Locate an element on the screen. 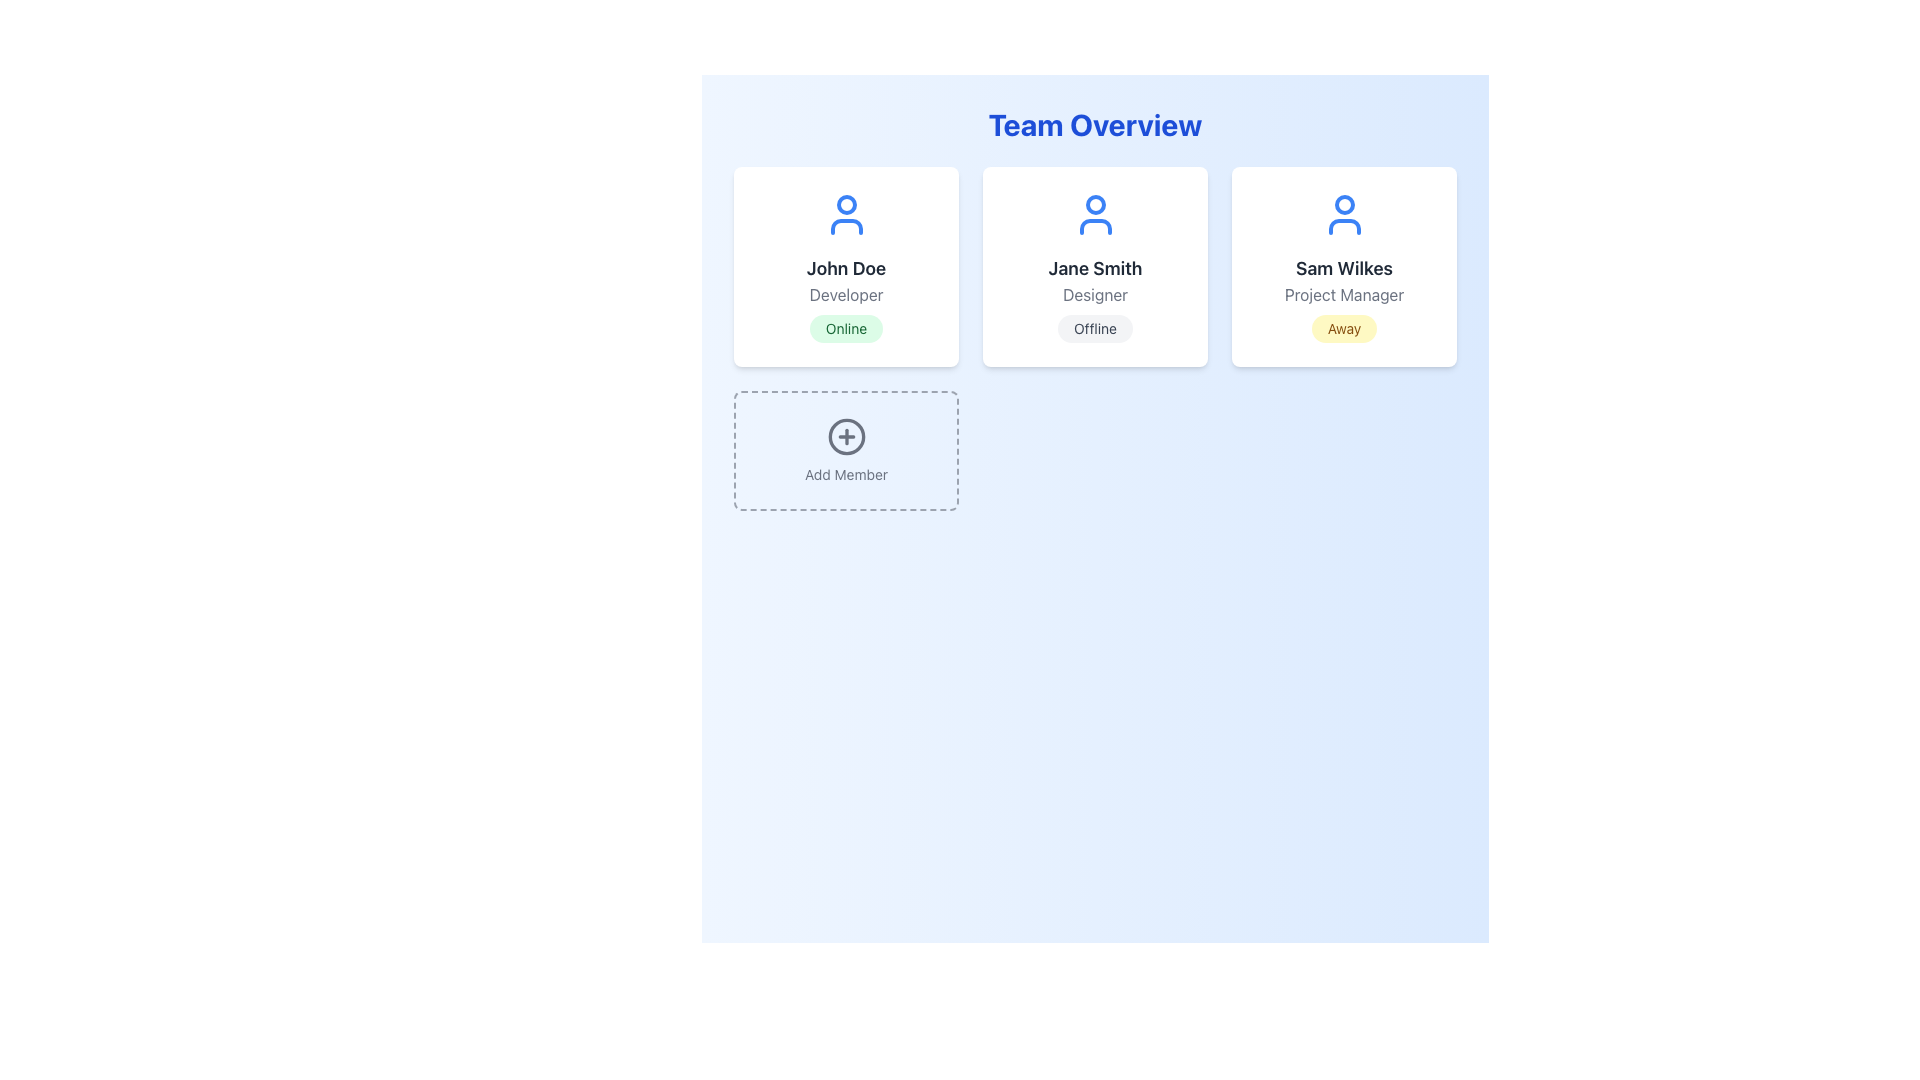 The image size is (1920, 1080). the user profile icon with a blue outline, which is positioned above the title text of 'Sam Wilkes - Project Manager' is located at coordinates (1344, 215).